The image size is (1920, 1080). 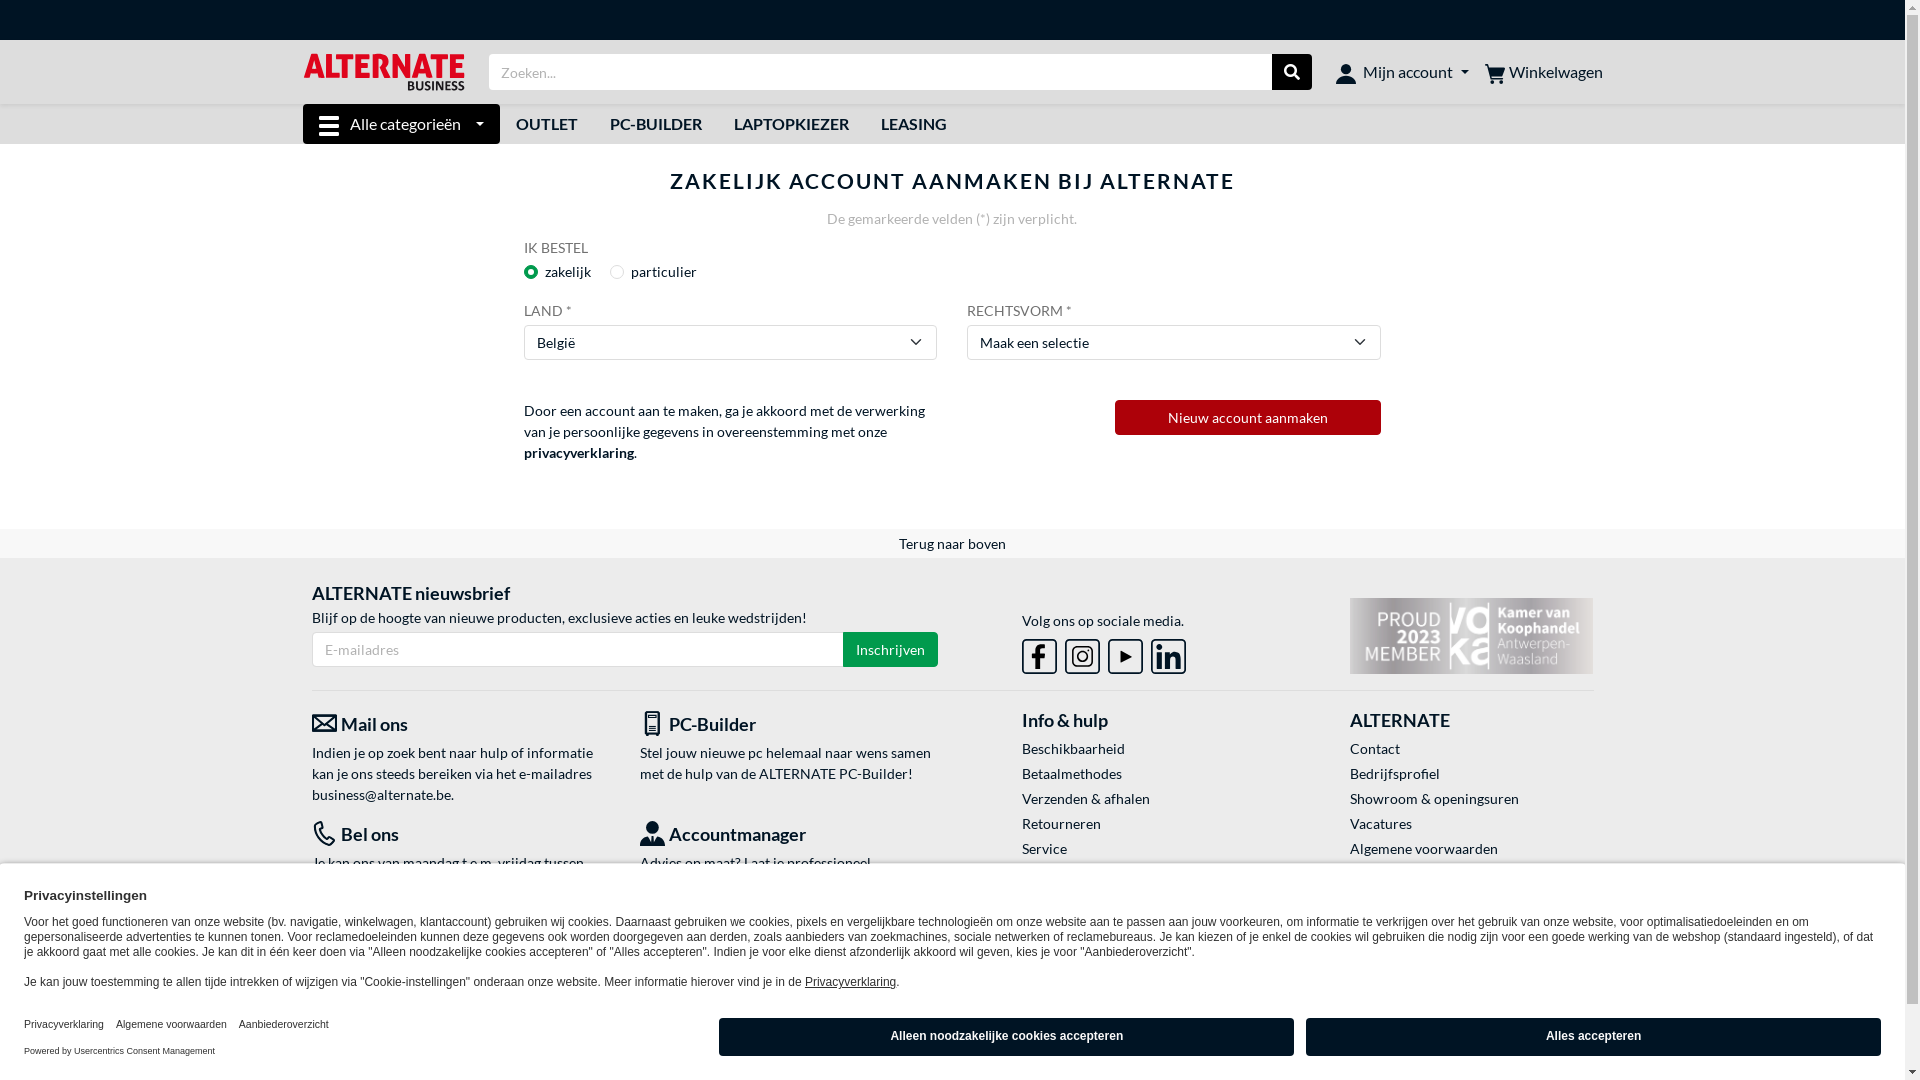 I want to click on 'Verzenden & afhalen', so click(x=1143, y=797).